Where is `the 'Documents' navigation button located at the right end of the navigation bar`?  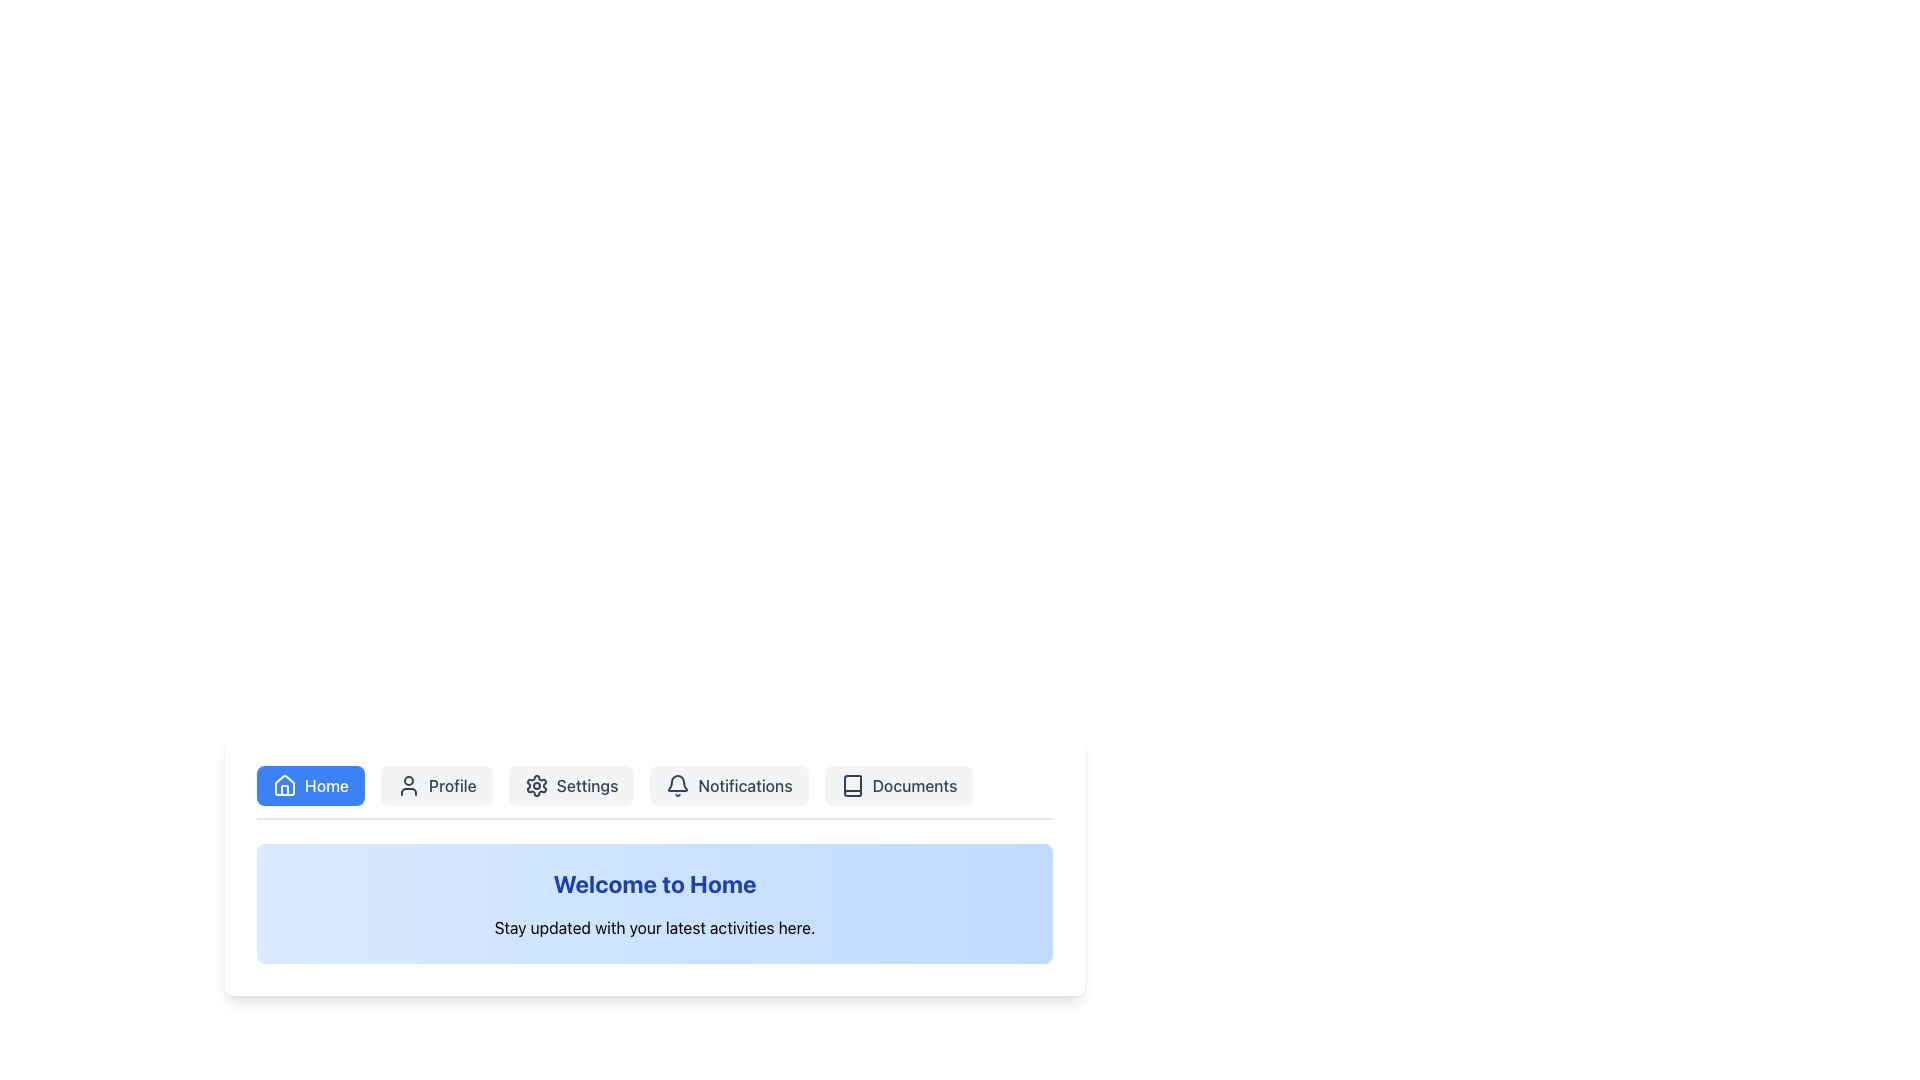
the 'Documents' navigation button located at the right end of the navigation bar is located at coordinates (897, 785).